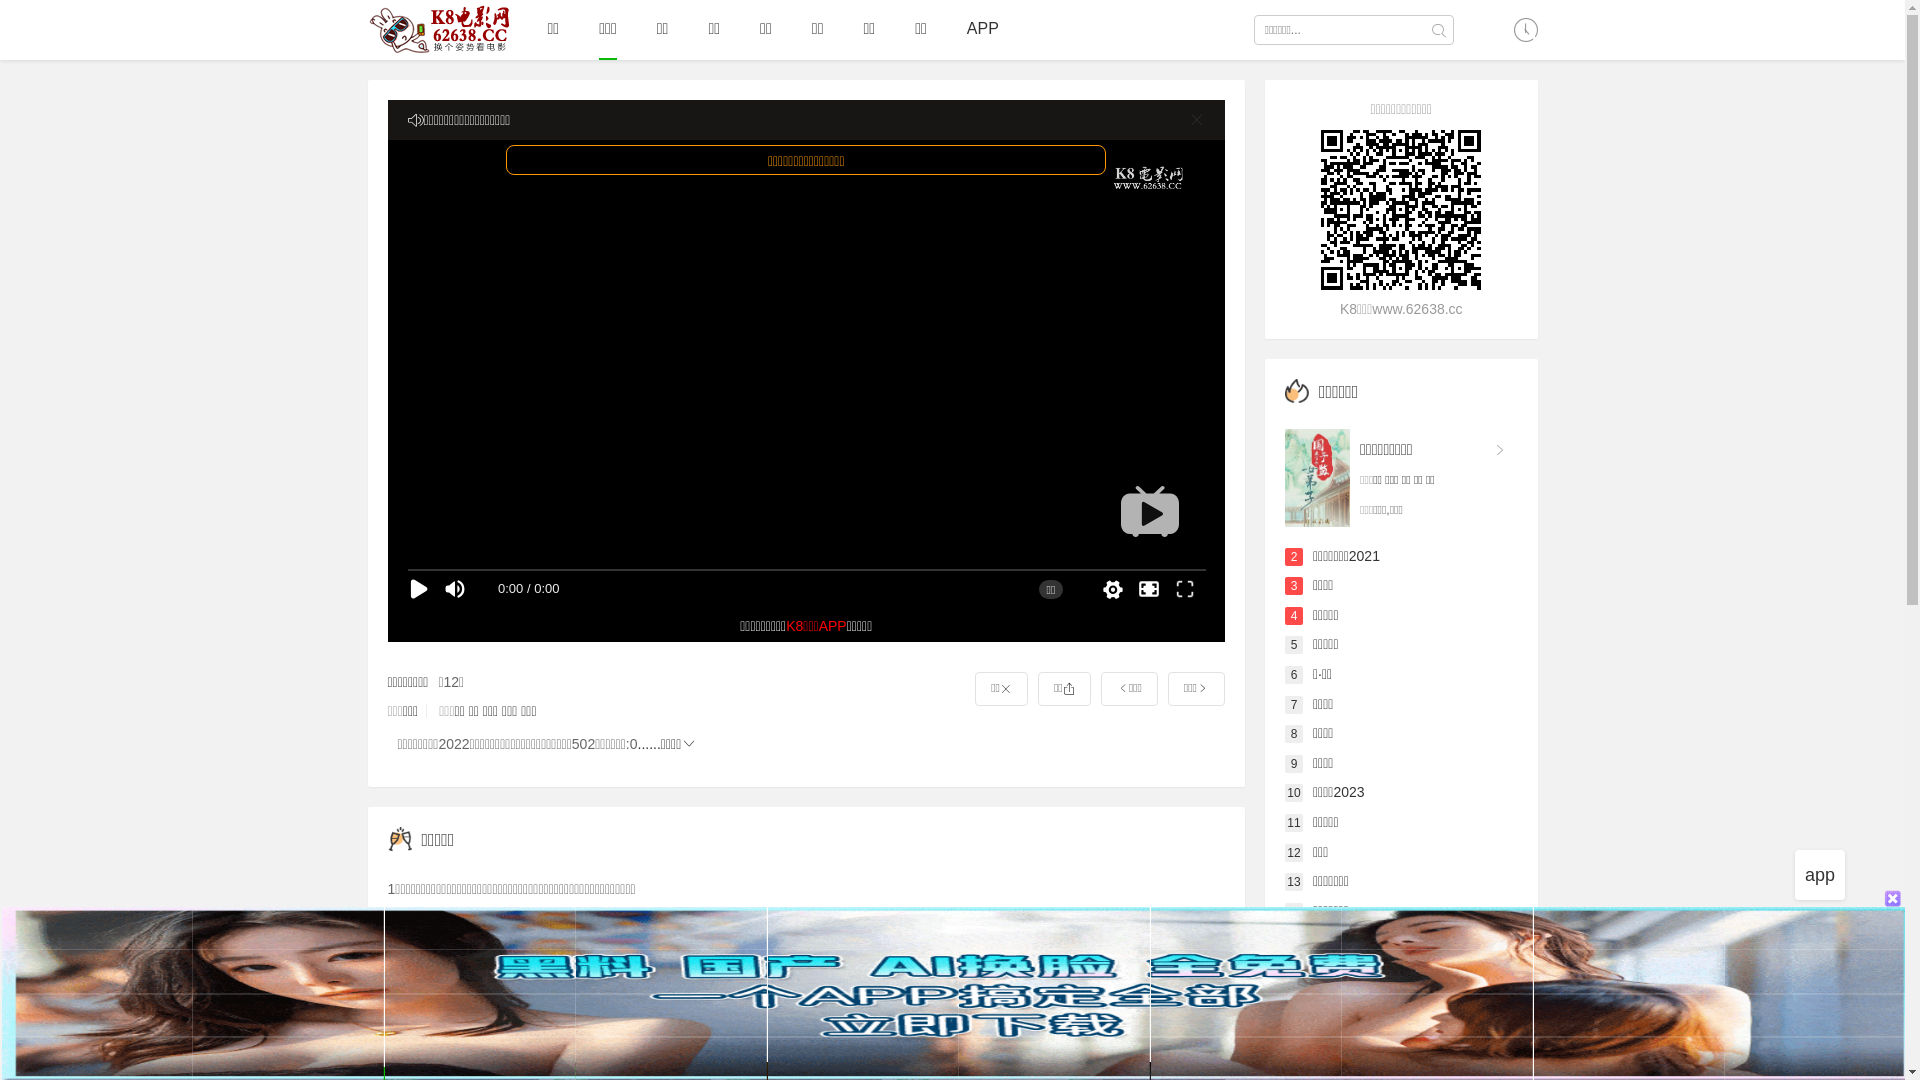  What do you see at coordinates (966, 29) in the screenshot?
I see `'APP'` at bounding box center [966, 29].